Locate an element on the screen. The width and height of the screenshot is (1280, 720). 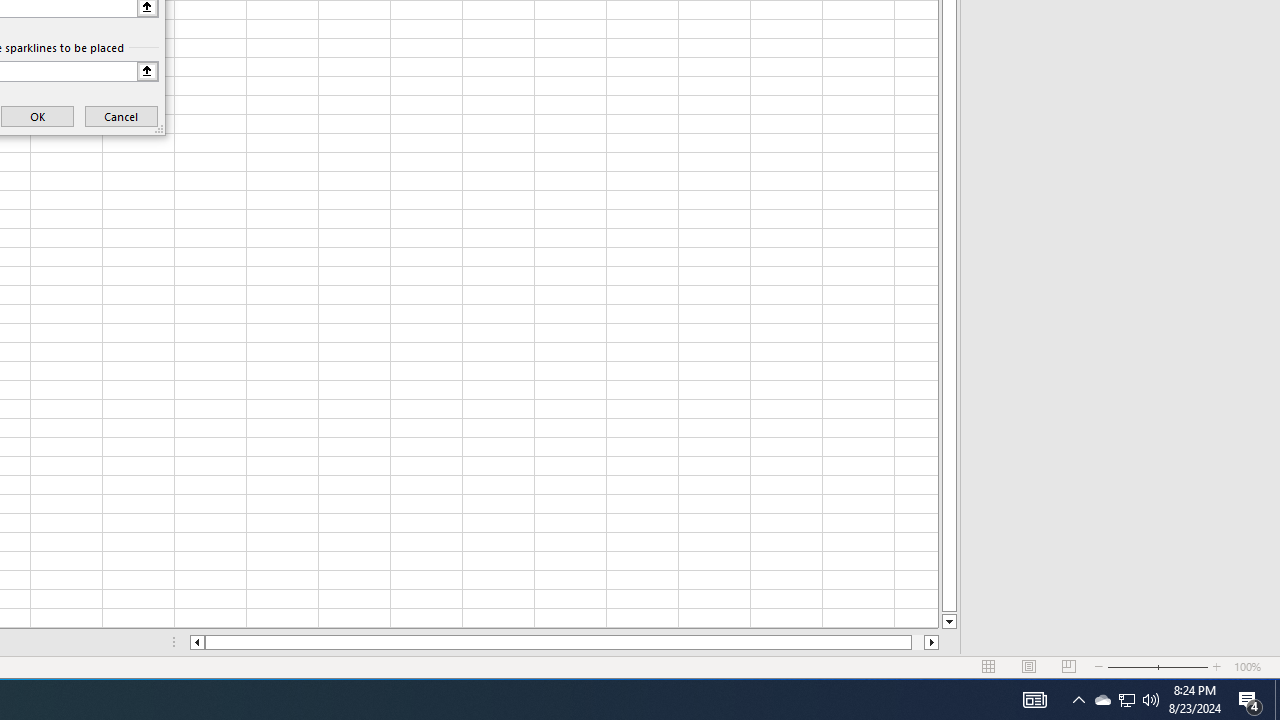
'Page right' is located at coordinates (916, 642).